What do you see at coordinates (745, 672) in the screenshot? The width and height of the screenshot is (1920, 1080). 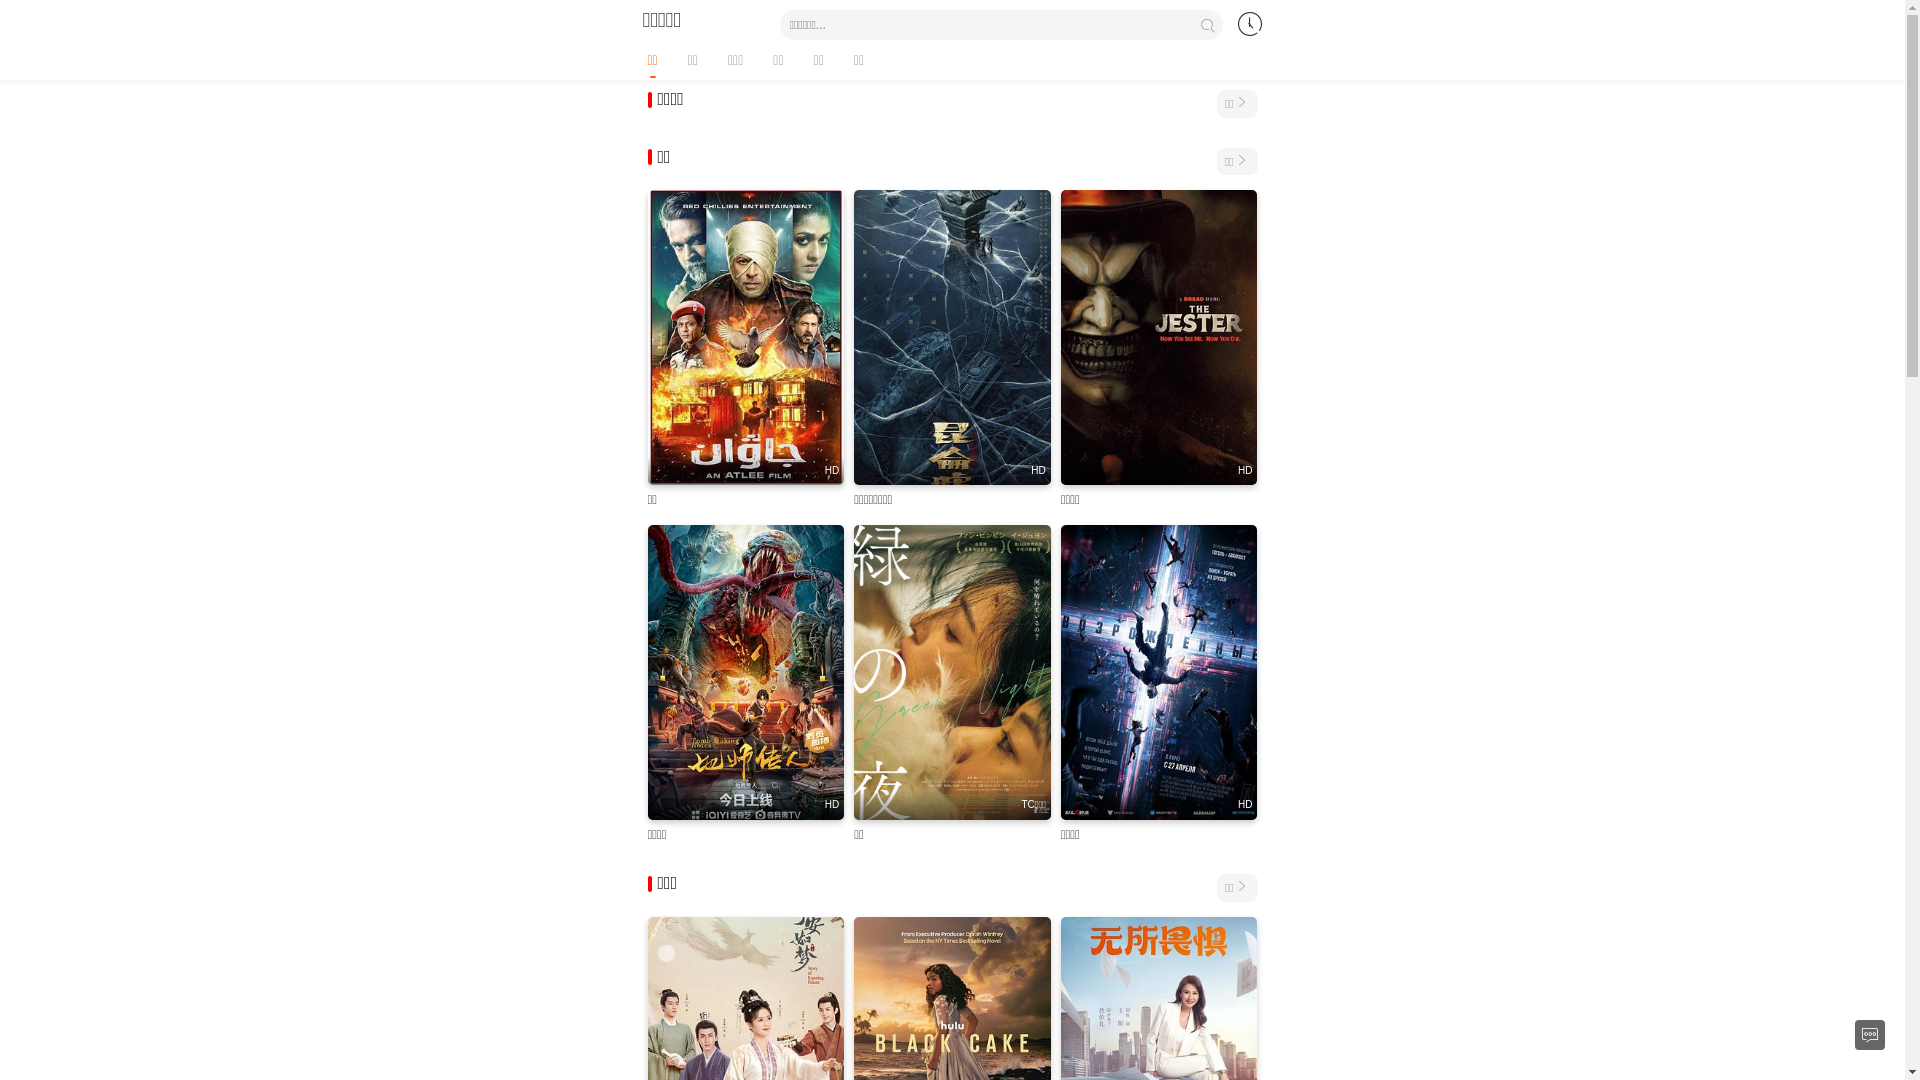 I see `'HD'` at bounding box center [745, 672].